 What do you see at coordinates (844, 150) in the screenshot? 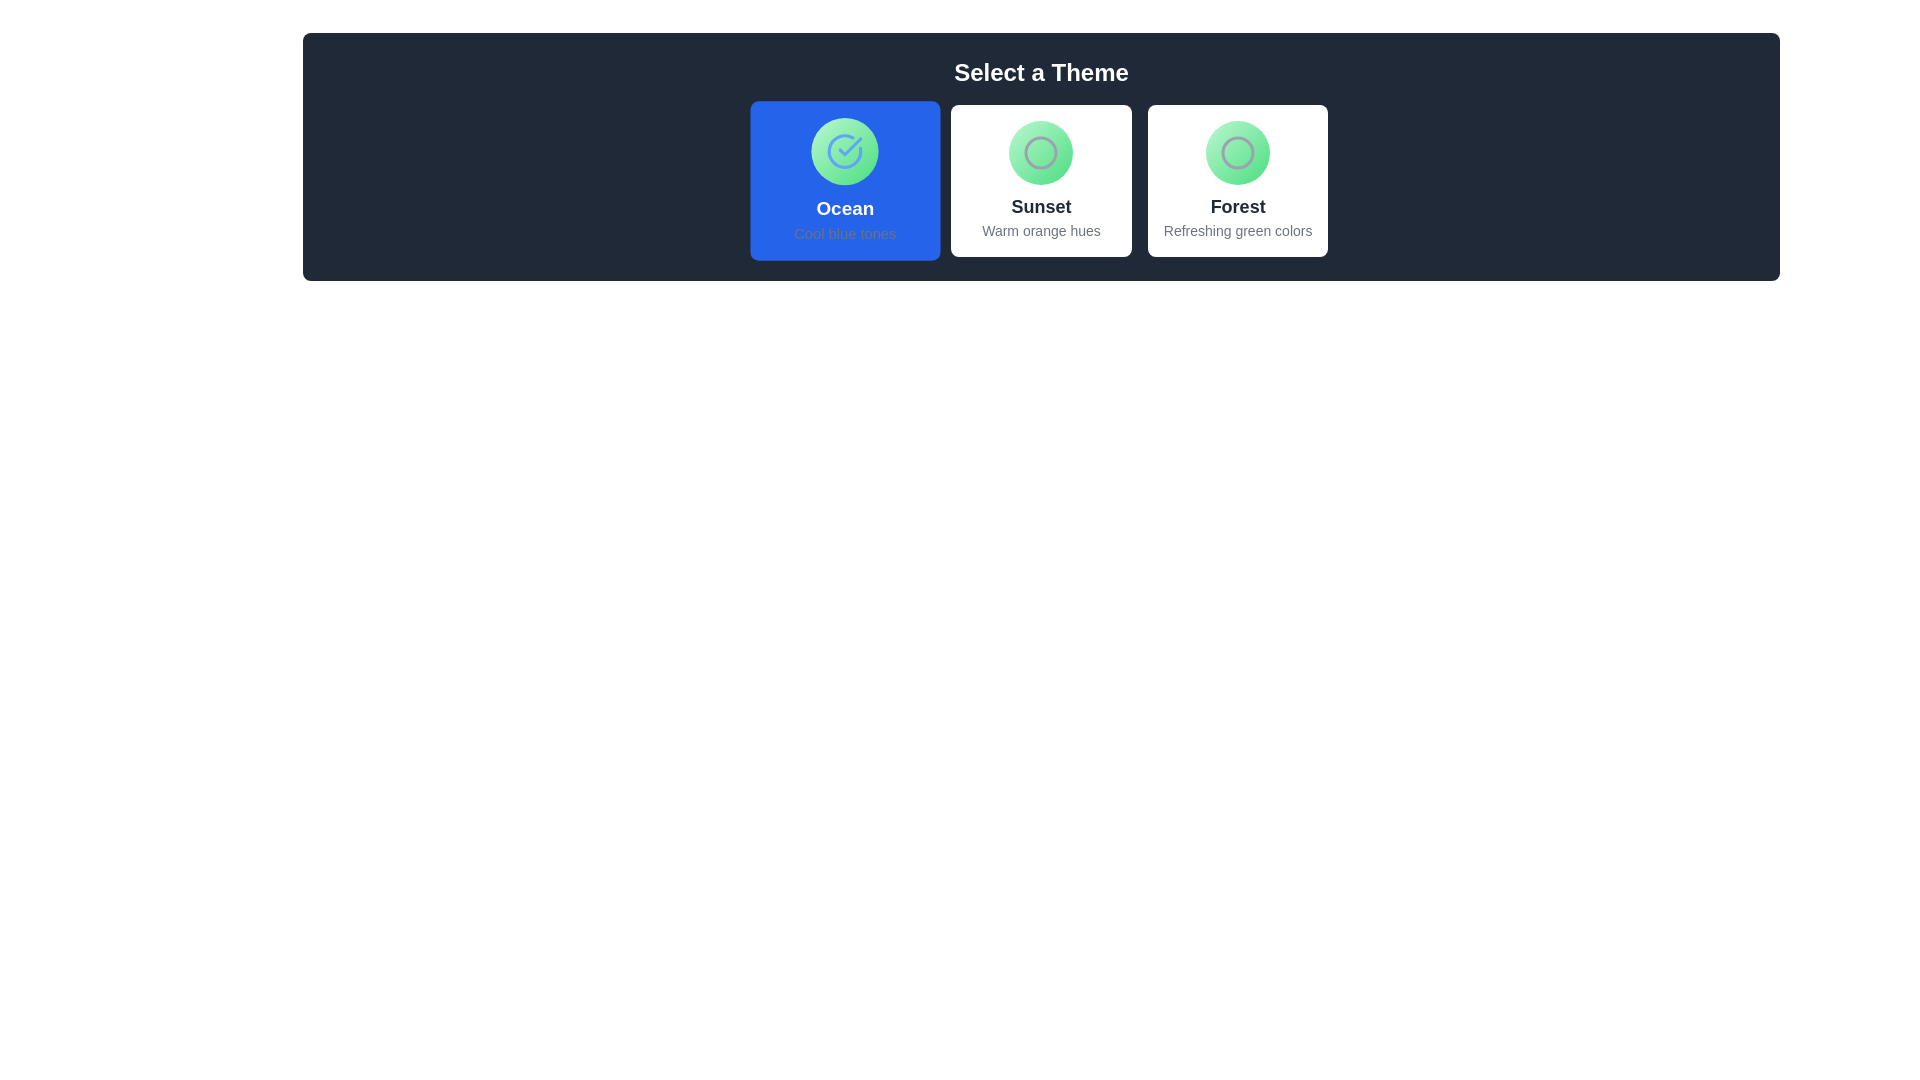
I see `the circular graphic icon with a blue outline and checkmark inside, indicating a completed state, located in the top middle part of the interface within the 'Ocean' selection option of the theme chooser` at bounding box center [844, 150].